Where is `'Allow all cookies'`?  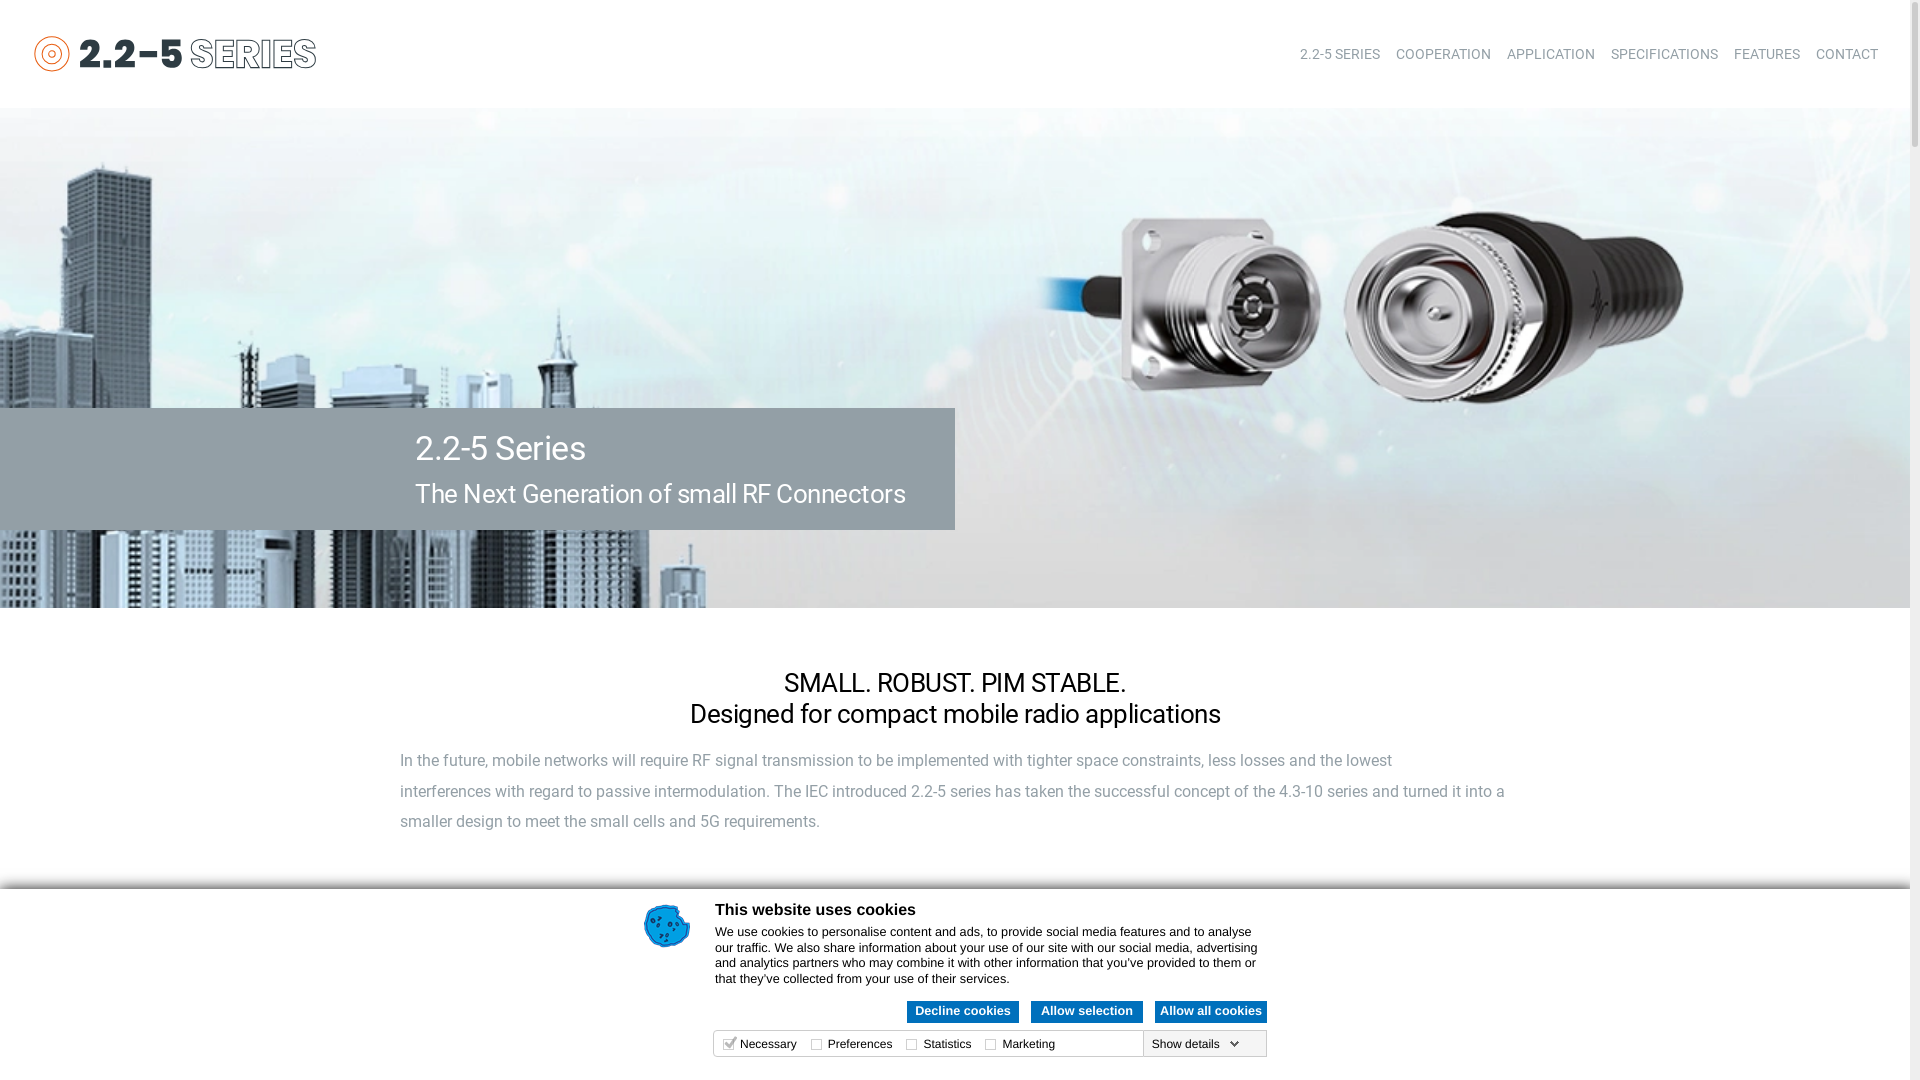
'Allow all cookies' is located at coordinates (1209, 1011).